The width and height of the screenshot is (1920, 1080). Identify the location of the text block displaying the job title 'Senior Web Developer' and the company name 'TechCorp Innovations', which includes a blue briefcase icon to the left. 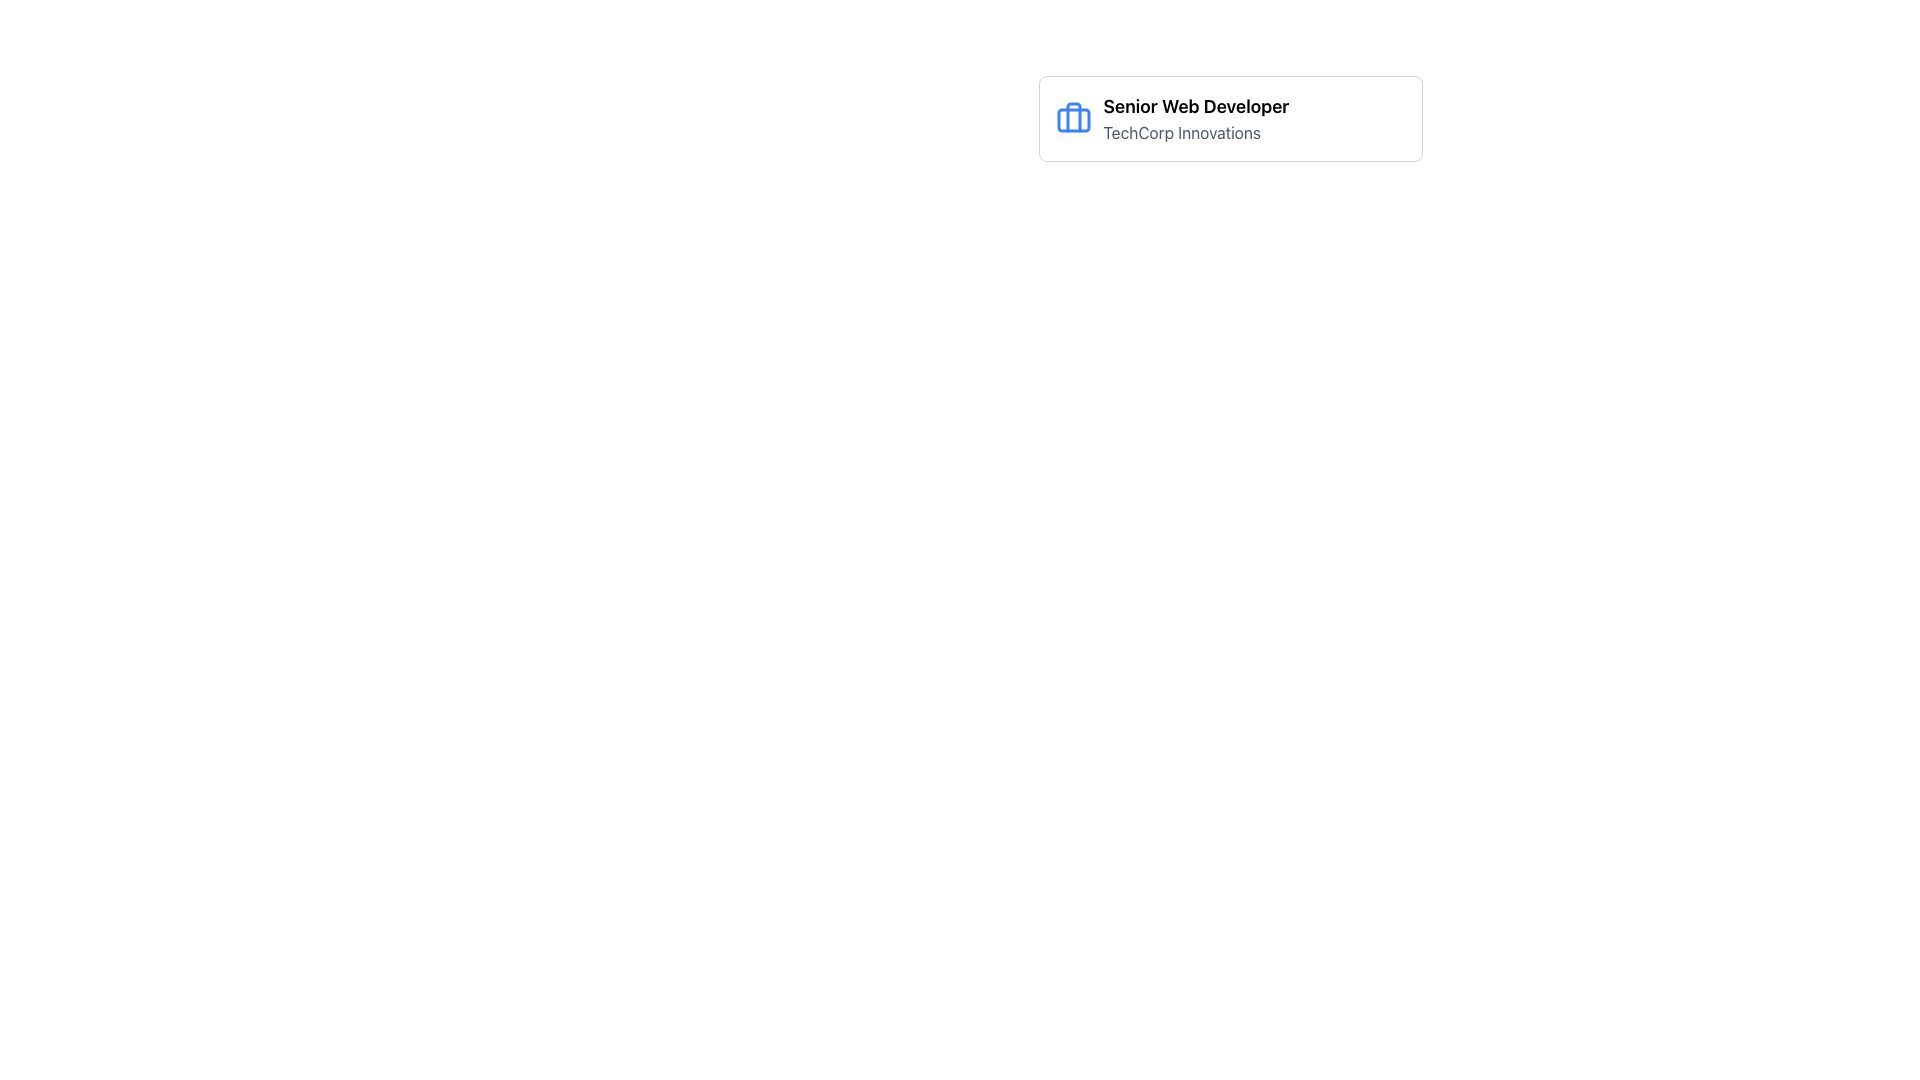
(1229, 119).